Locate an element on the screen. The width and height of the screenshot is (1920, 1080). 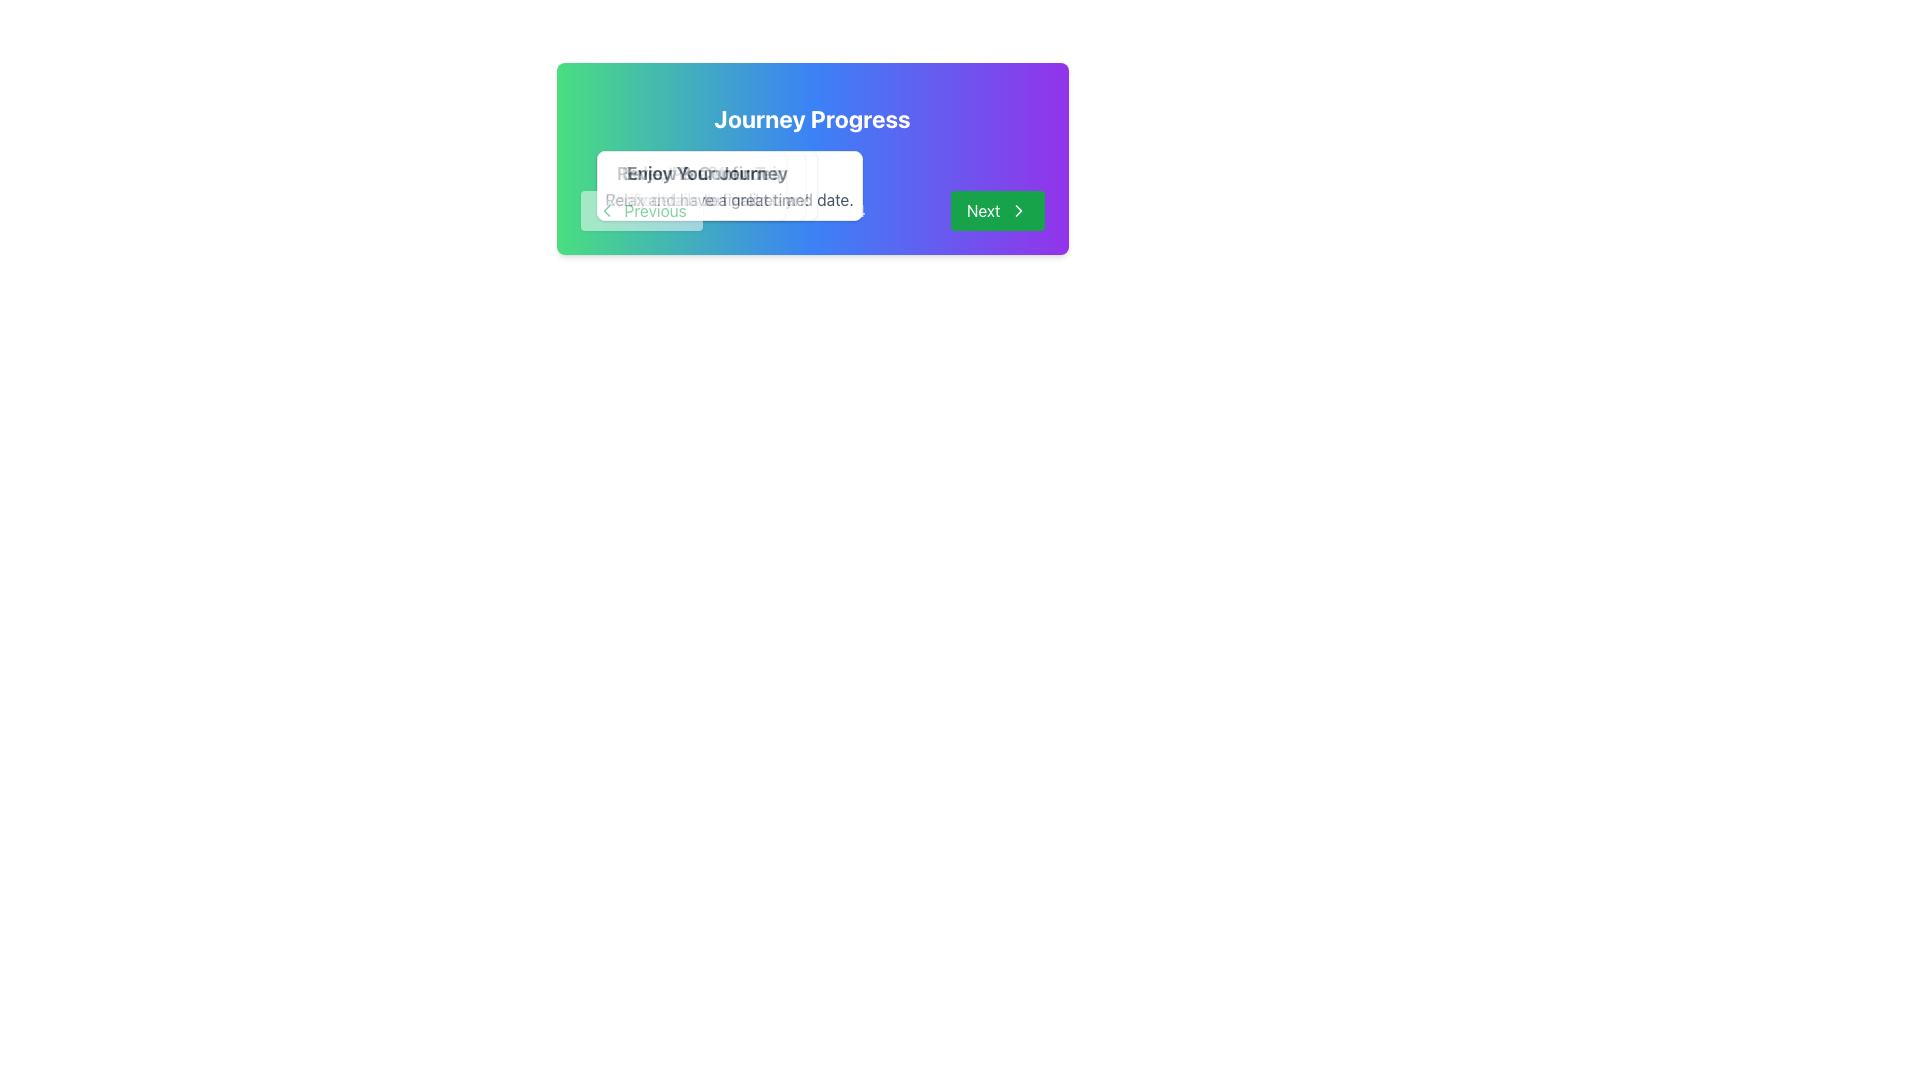
the fourth Information card in the Journey Progress section is located at coordinates (707, 185).